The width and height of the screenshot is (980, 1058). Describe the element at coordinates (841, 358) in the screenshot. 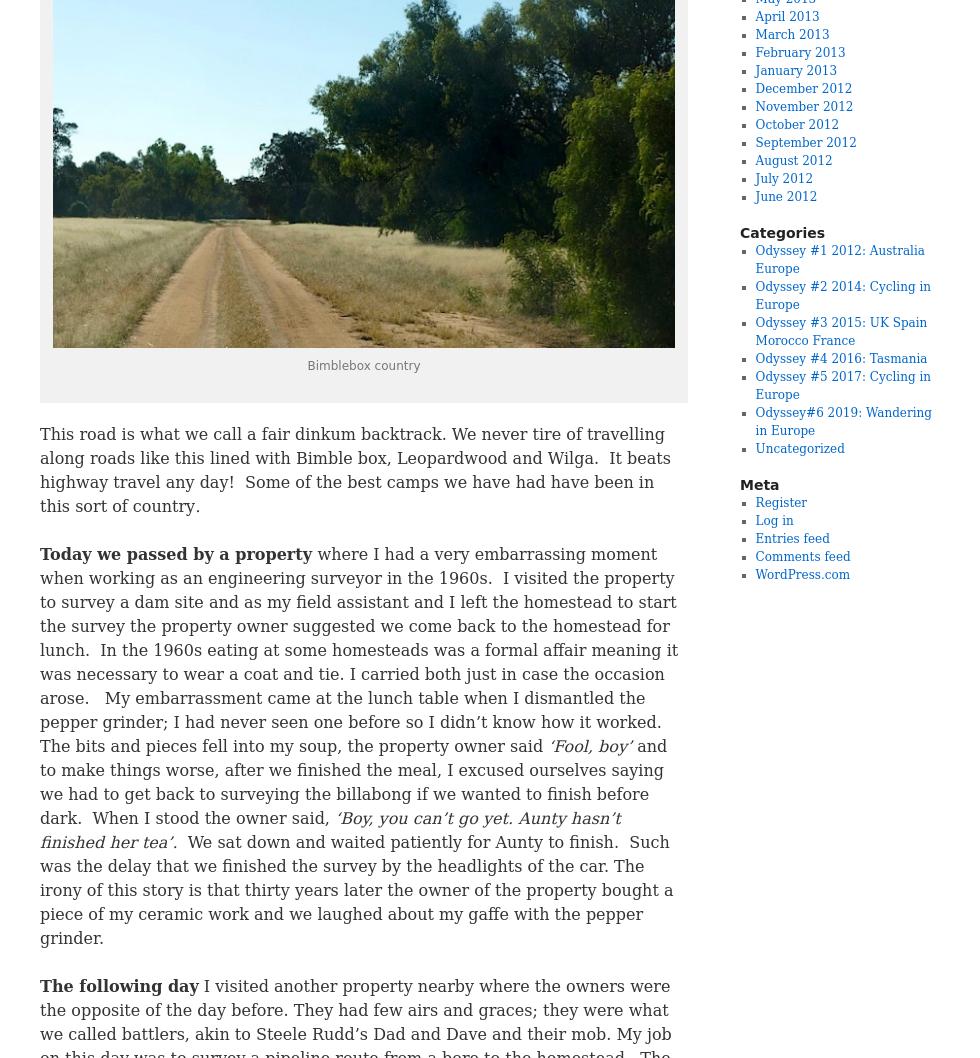

I see `'Odyssey #4 2016: Tasmania'` at that location.